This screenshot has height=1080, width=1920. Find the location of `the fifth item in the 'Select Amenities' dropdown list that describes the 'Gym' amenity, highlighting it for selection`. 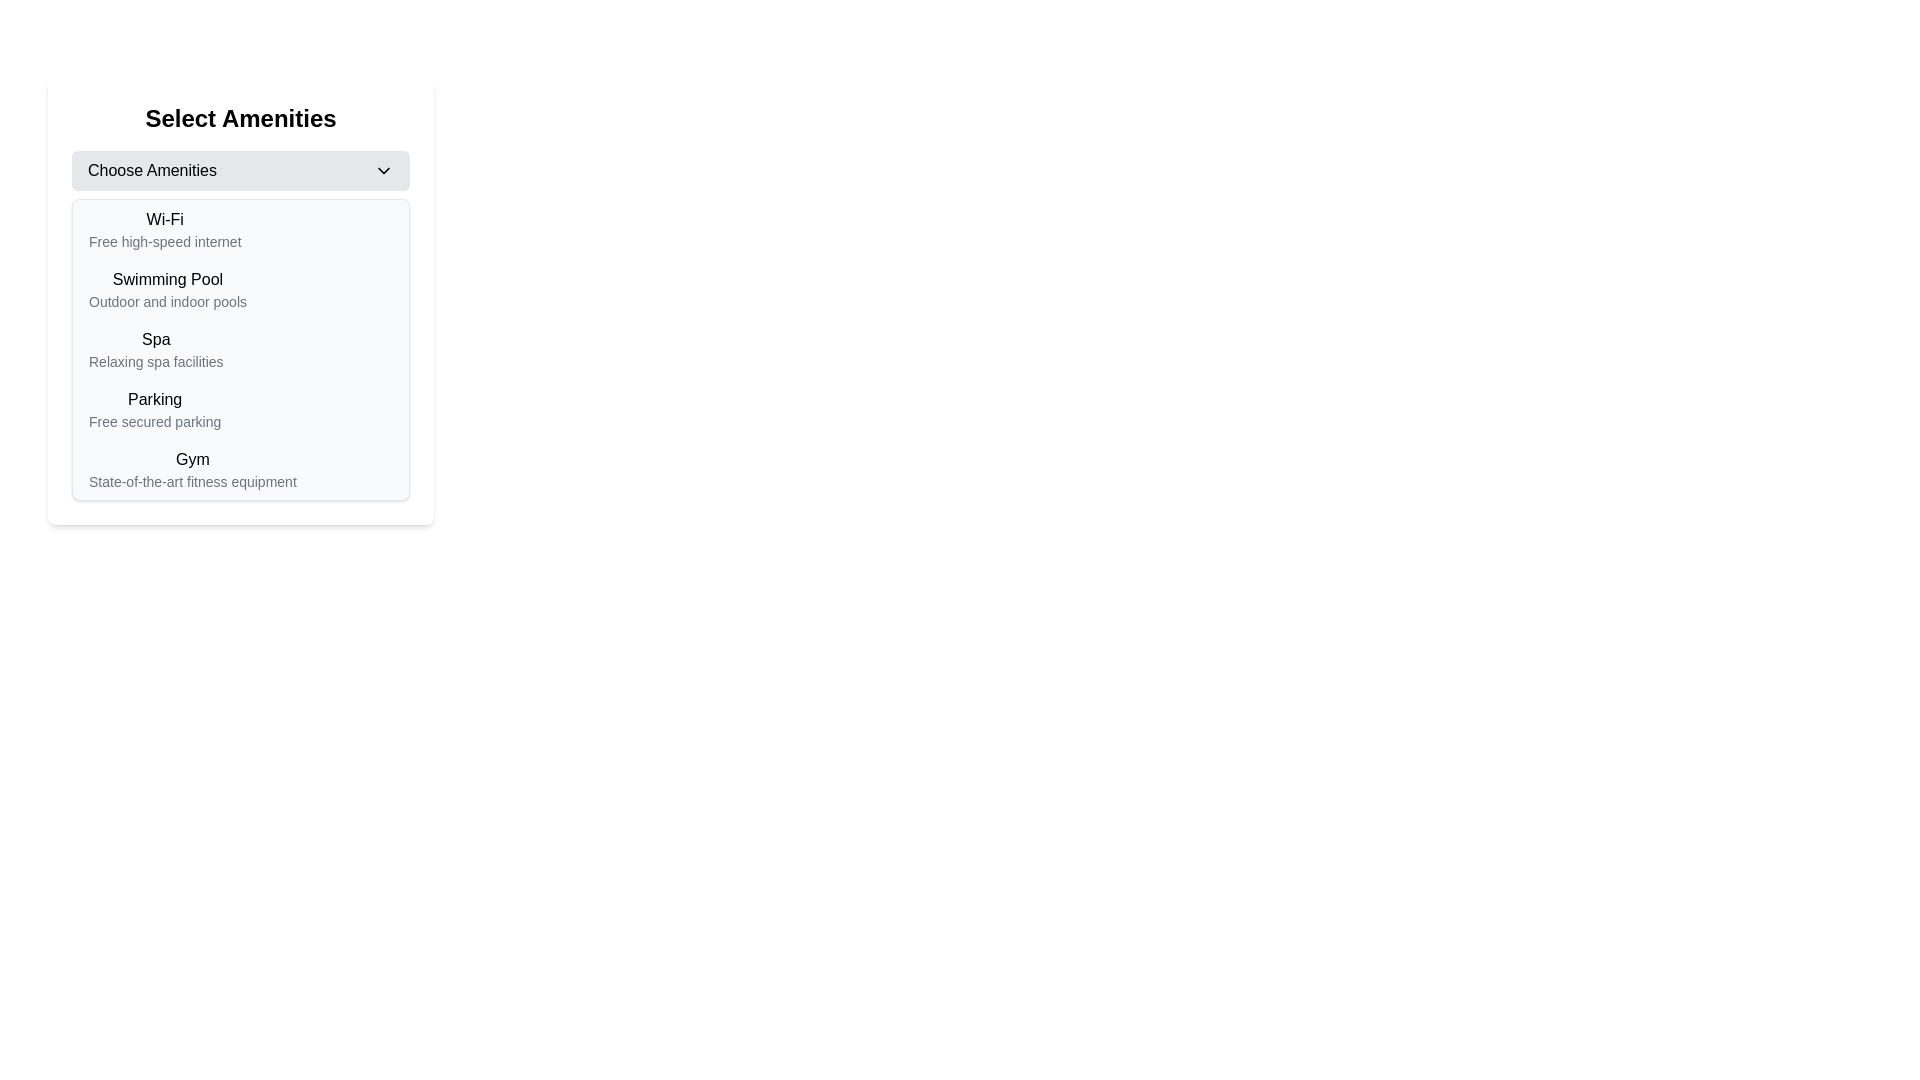

the fifth item in the 'Select Amenities' dropdown list that describes the 'Gym' amenity, highlighting it for selection is located at coordinates (192, 470).